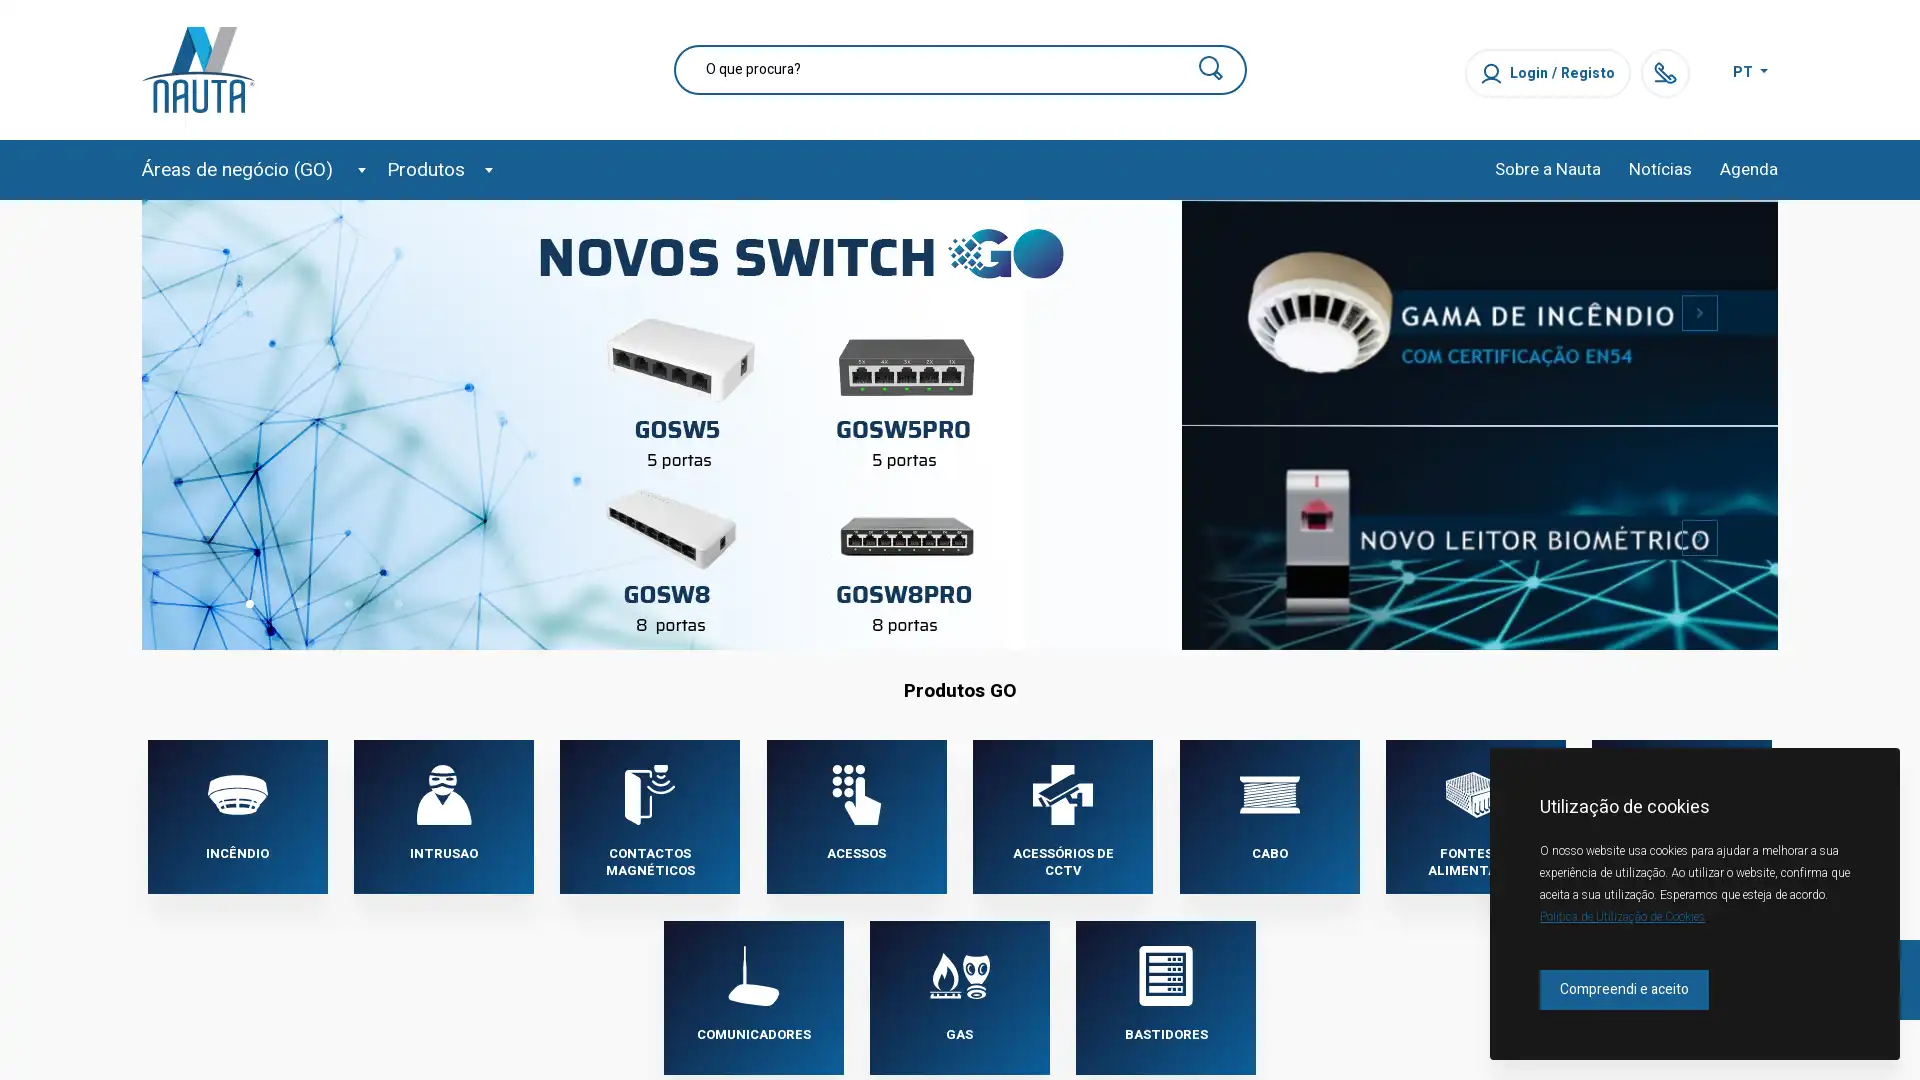 The image size is (1920, 1080). Describe the element at coordinates (349, 603) in the screenshot. I see `Go to slide 3` at that location.